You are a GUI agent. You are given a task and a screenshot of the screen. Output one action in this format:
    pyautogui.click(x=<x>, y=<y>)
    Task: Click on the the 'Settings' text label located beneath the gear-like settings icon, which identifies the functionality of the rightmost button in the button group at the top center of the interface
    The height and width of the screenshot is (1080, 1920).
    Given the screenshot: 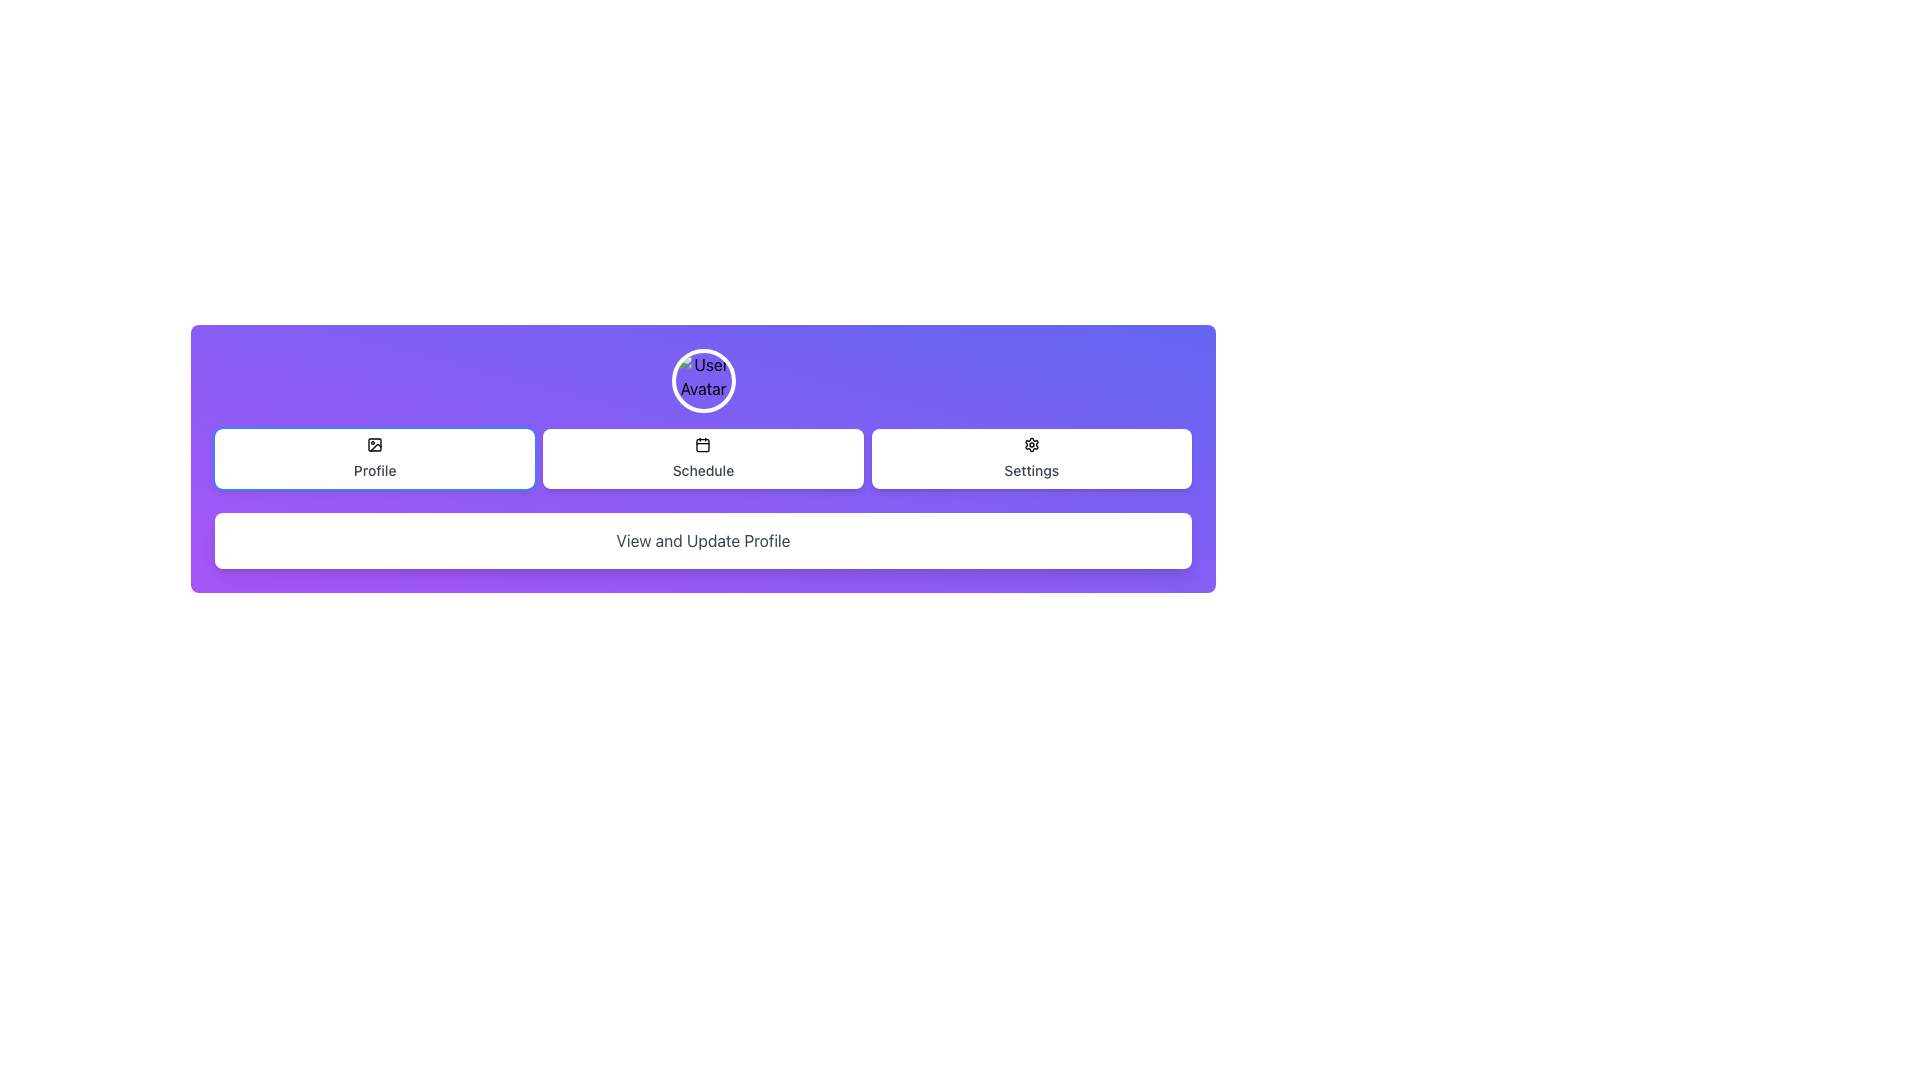 What is the action you would take?
    pyautogui.click(x=1031, y=470)
    